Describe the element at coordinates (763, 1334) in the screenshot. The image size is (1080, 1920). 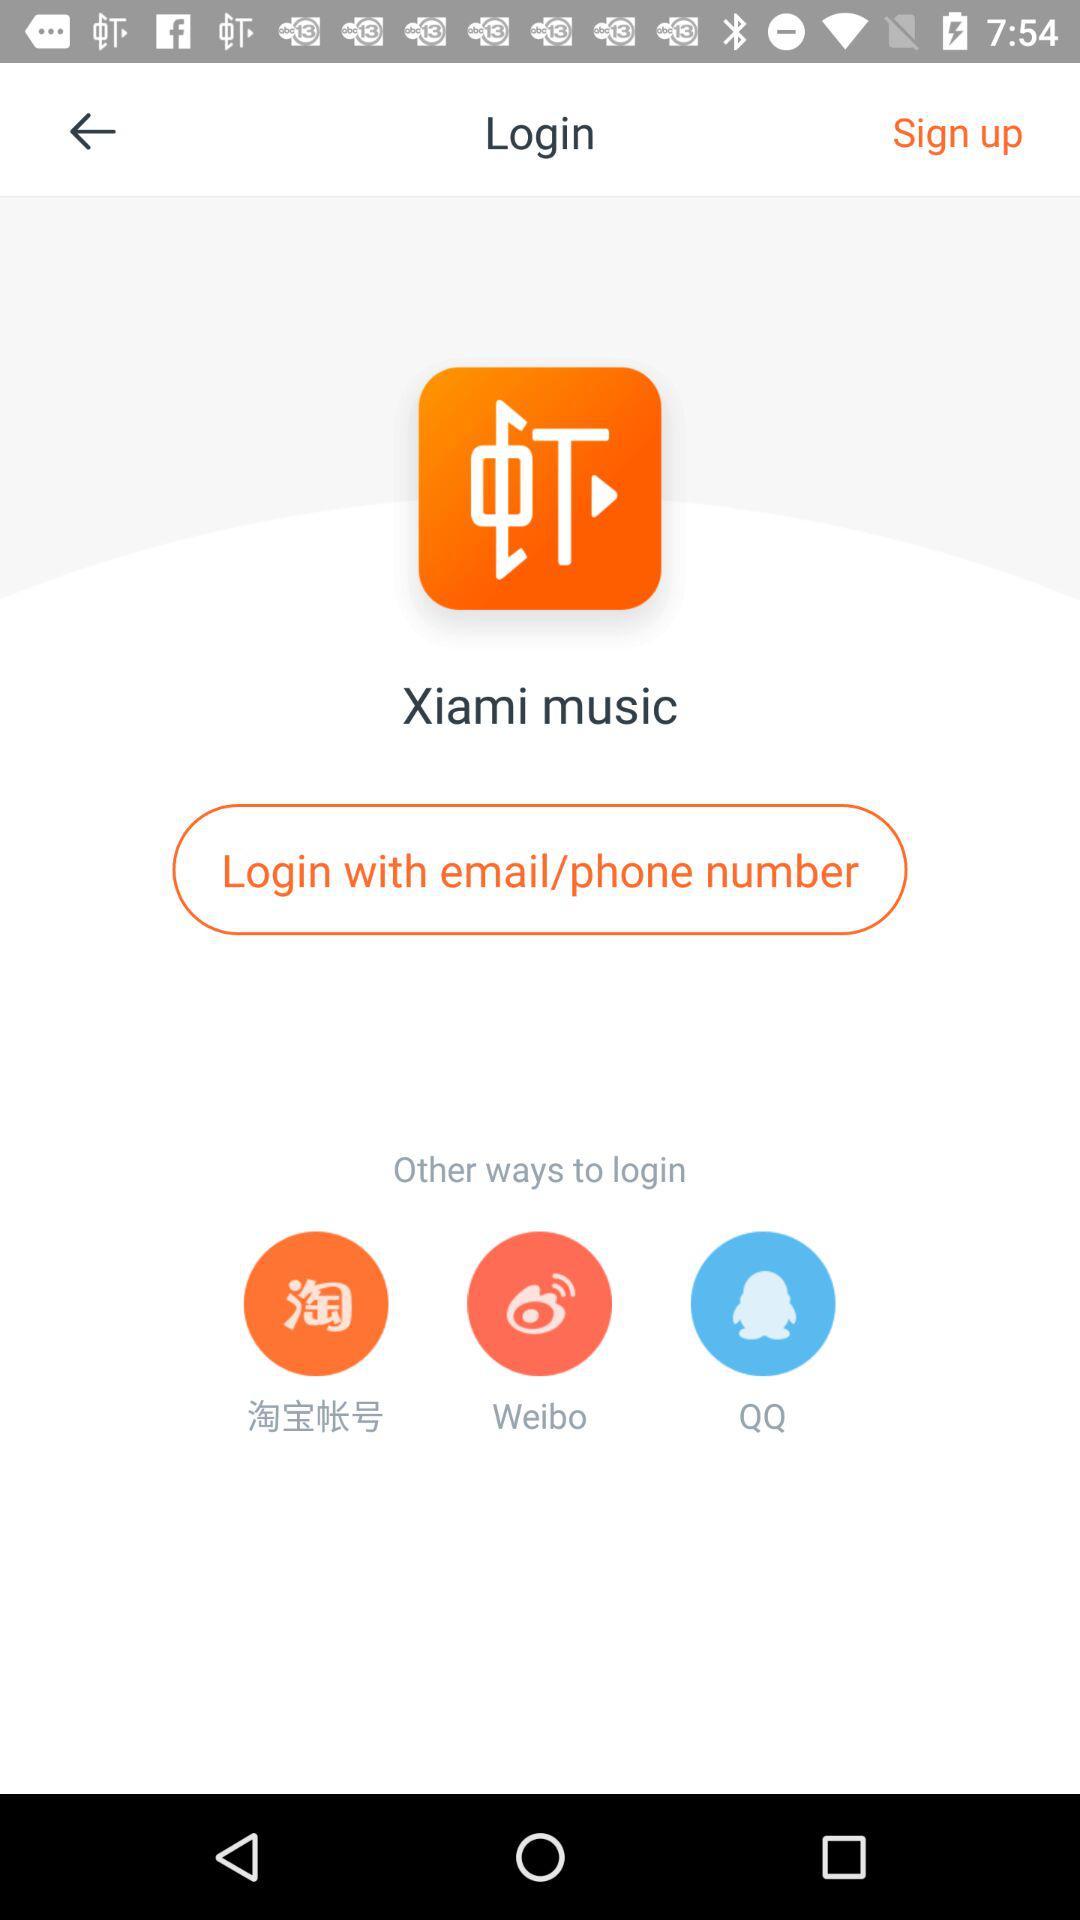
I see `qq at the bottom right corner` at that location.